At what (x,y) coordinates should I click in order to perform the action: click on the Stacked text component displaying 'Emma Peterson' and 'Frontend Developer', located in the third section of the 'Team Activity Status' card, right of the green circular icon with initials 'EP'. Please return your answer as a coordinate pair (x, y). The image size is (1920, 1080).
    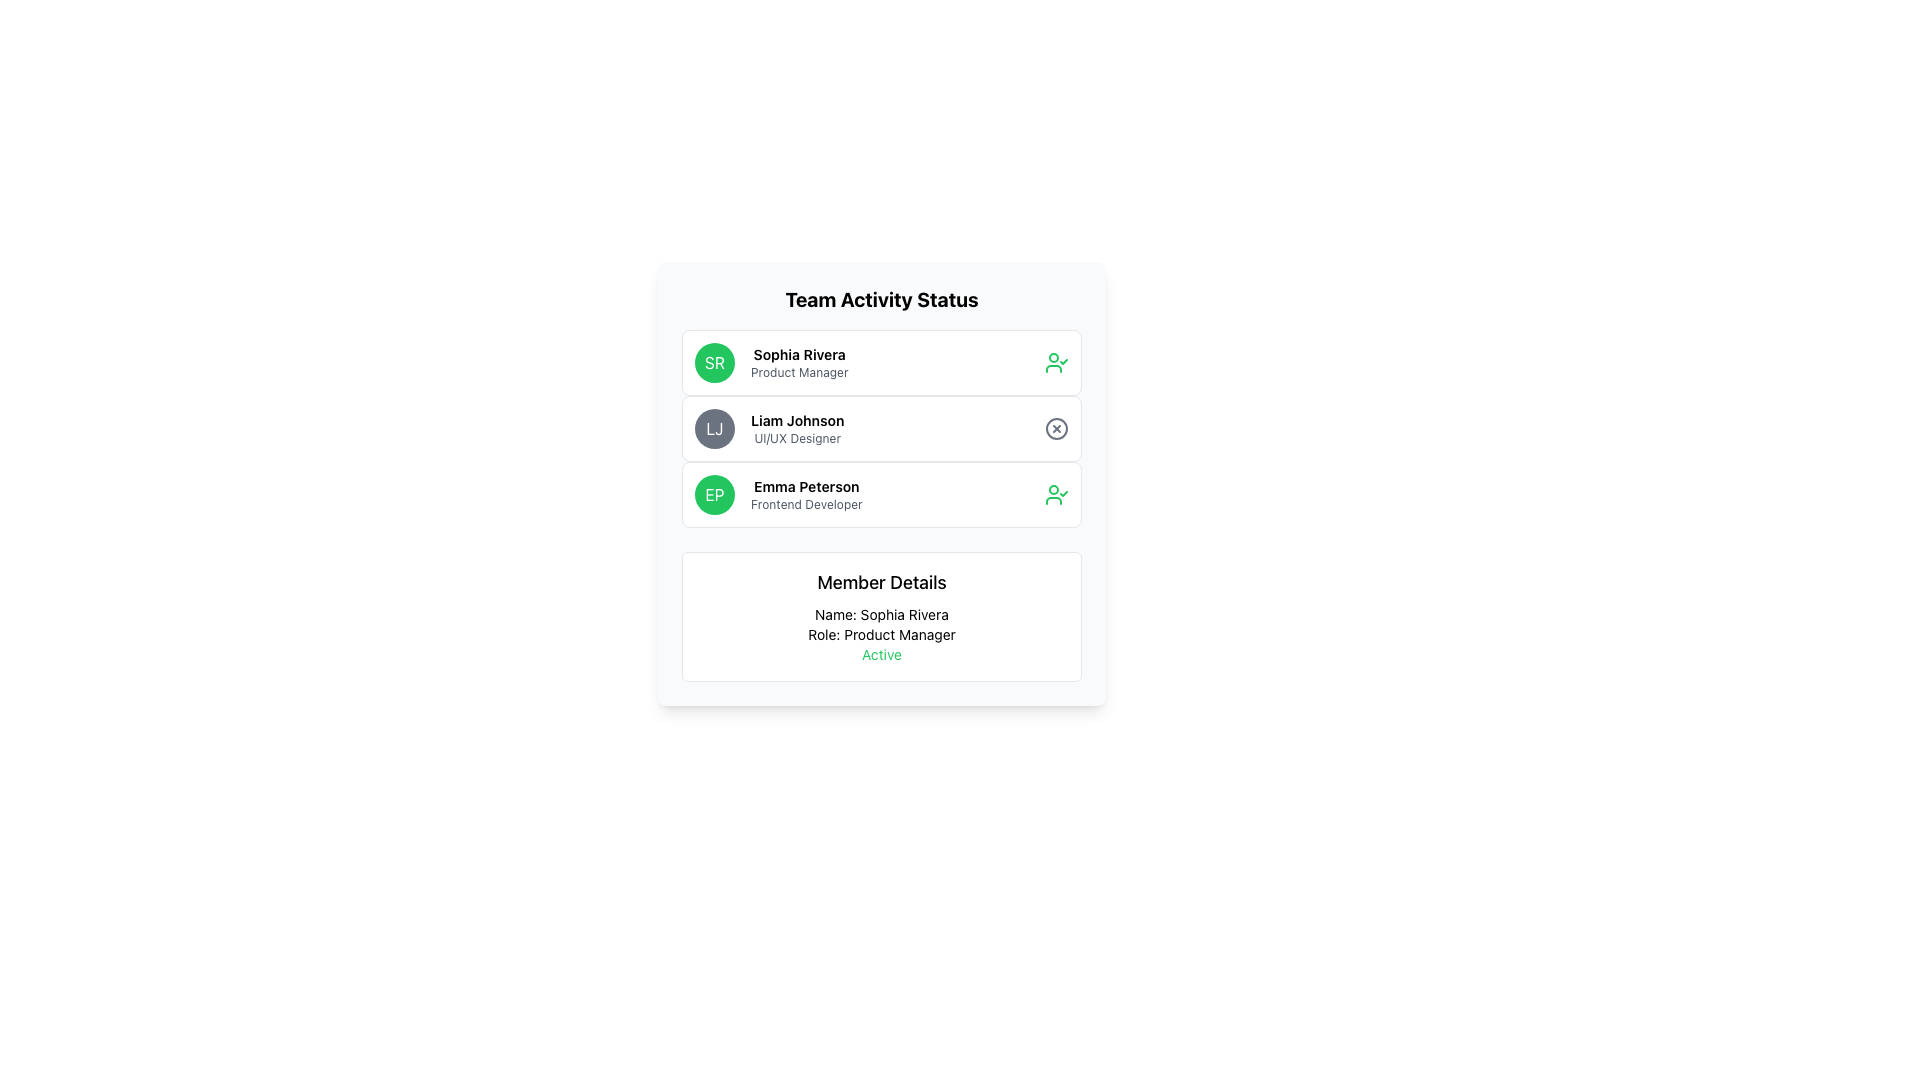
    Looking at the image, I should click on (806, 494).